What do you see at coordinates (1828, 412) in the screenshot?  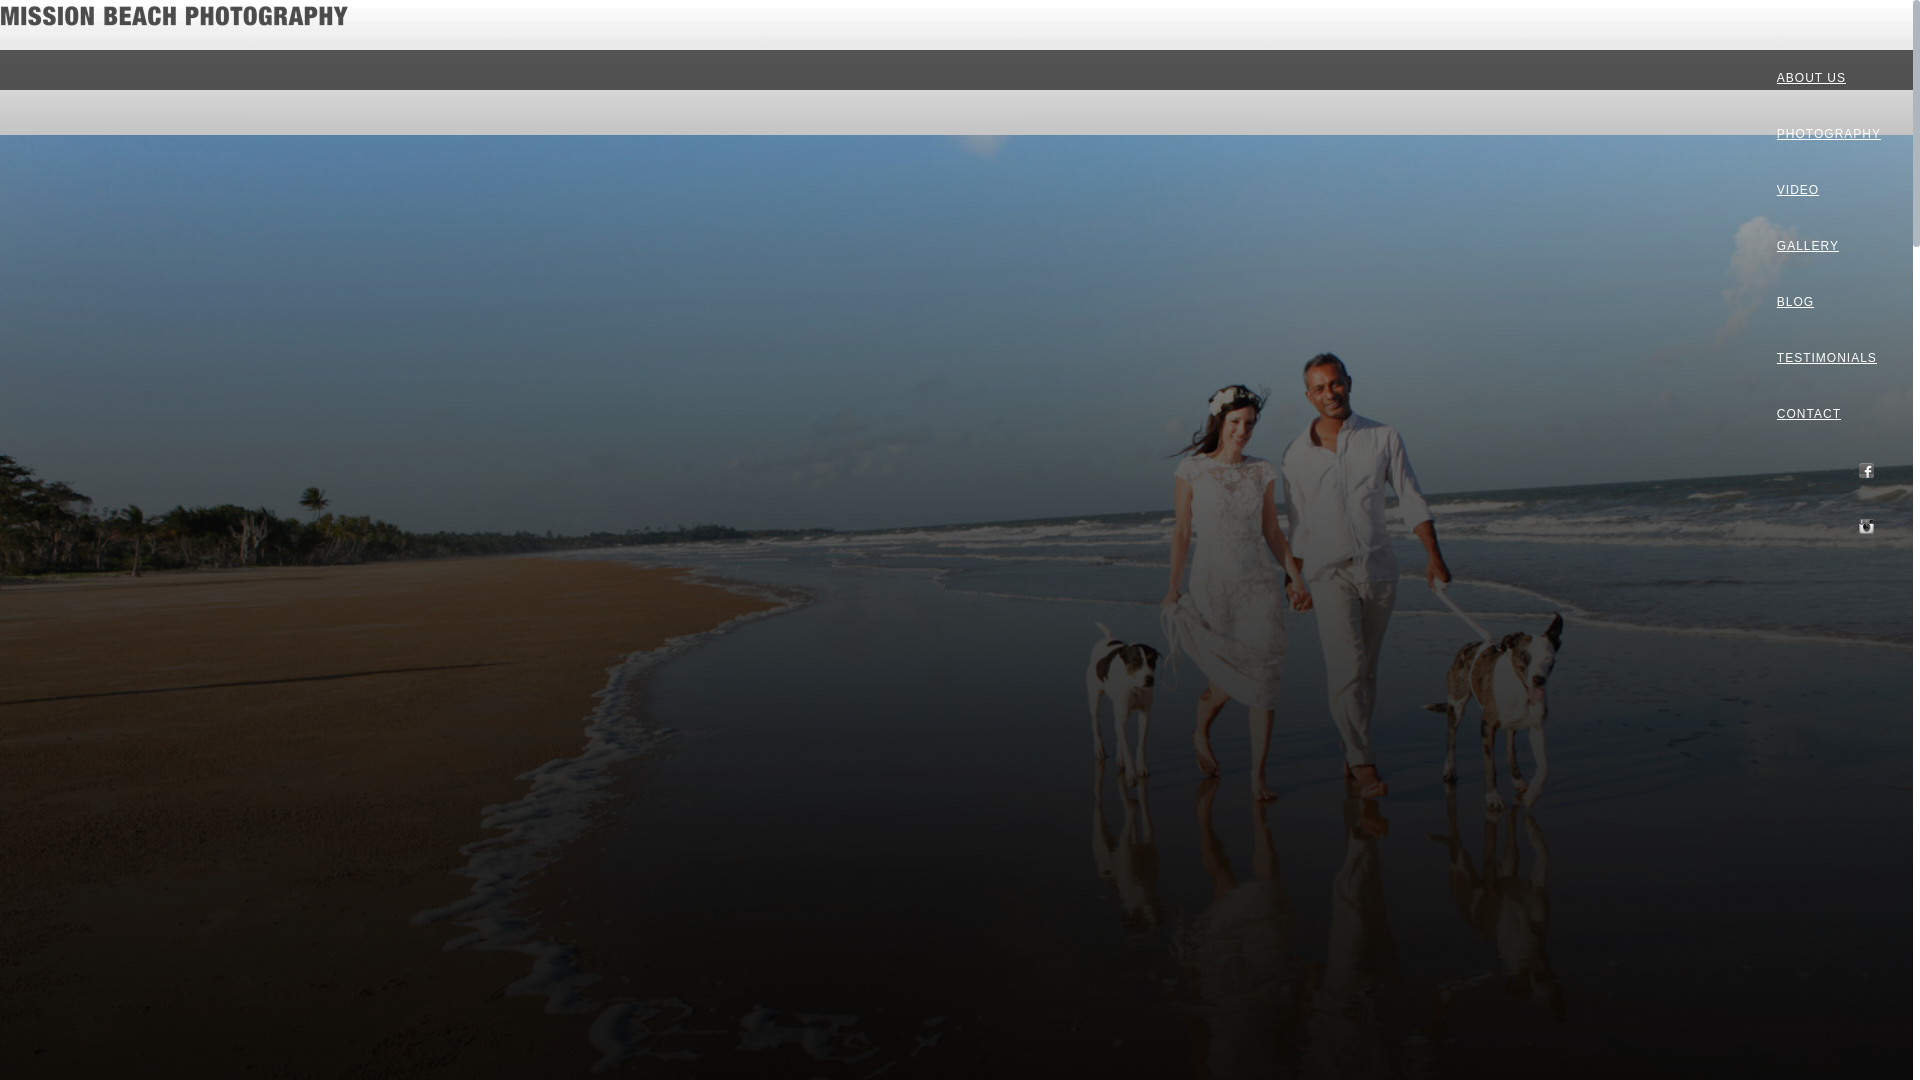 I see `'CONTACT'` at bounding box center [1828, 412].